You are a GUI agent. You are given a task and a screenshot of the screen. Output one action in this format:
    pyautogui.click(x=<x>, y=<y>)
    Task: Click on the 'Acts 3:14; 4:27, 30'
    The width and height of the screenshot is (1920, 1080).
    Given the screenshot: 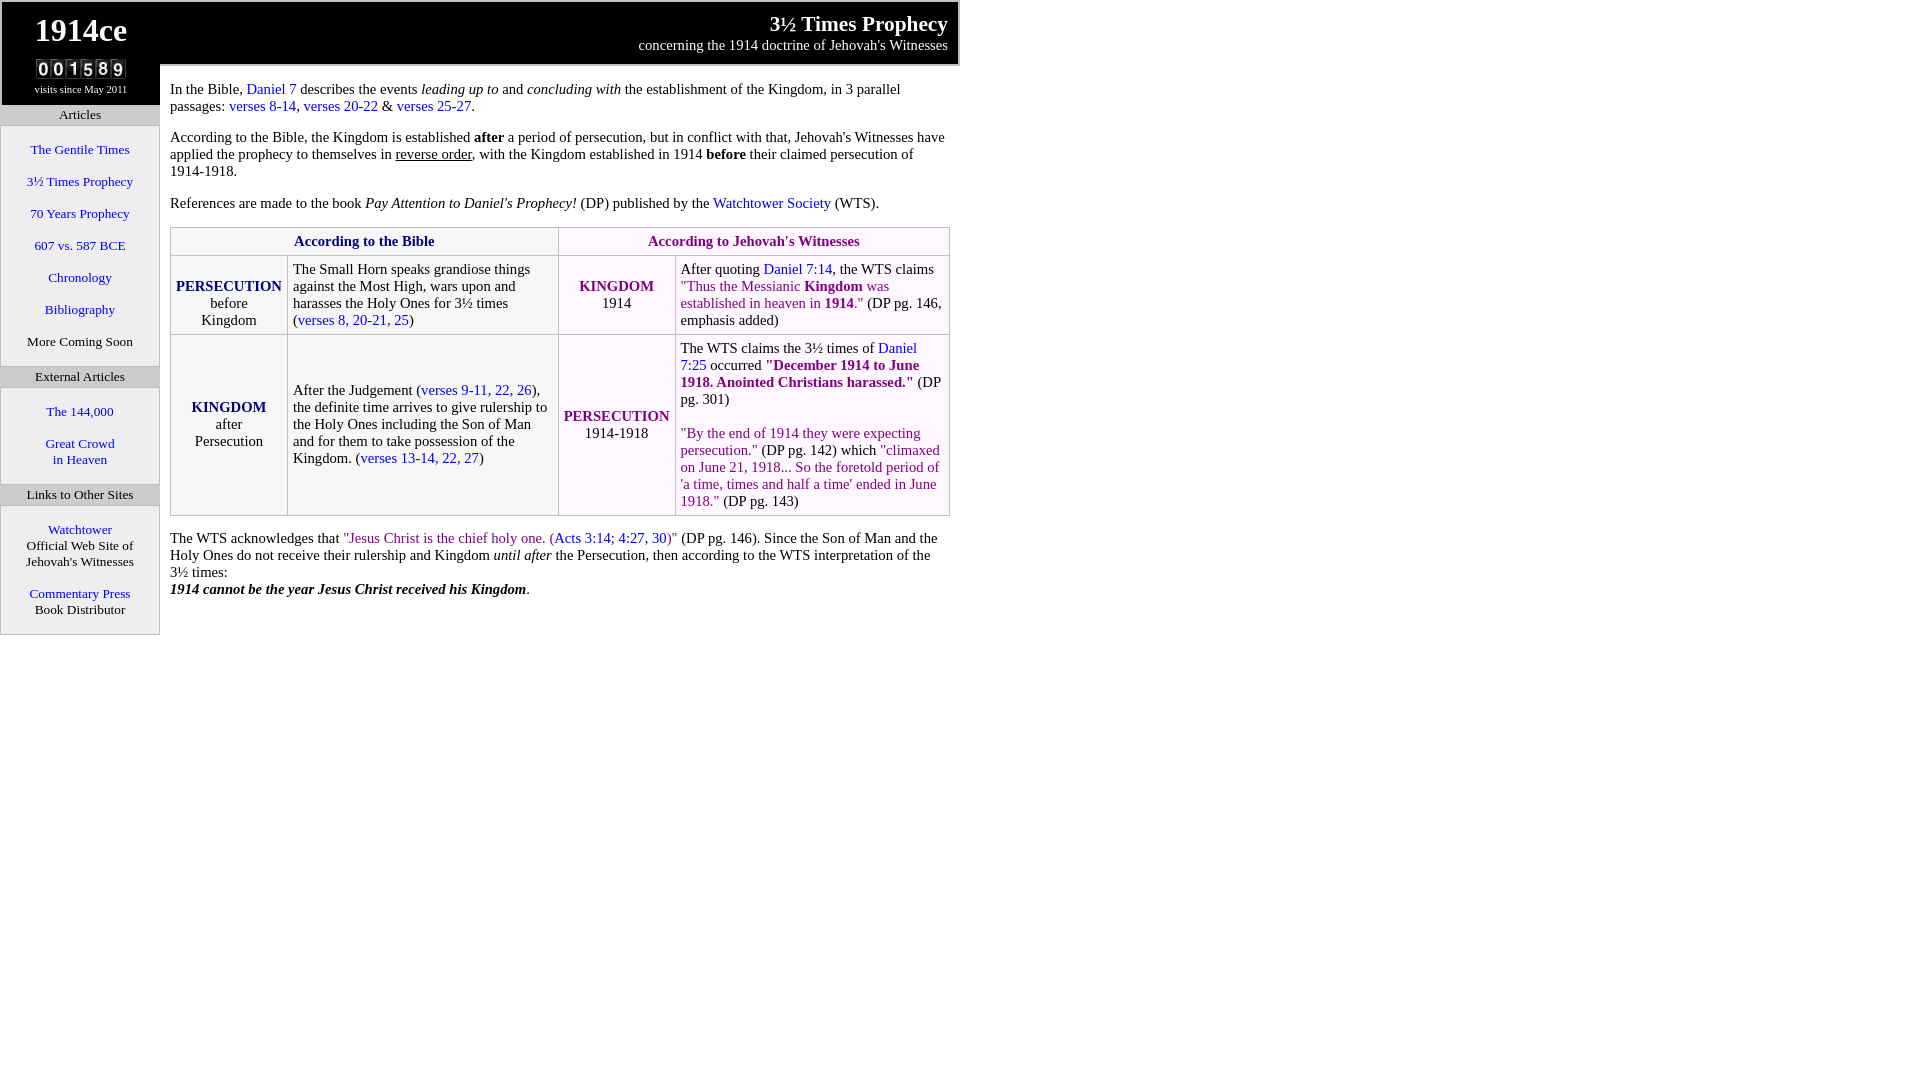 What is the action you would take?
    pyautogui.click(x=608, y=536)
    